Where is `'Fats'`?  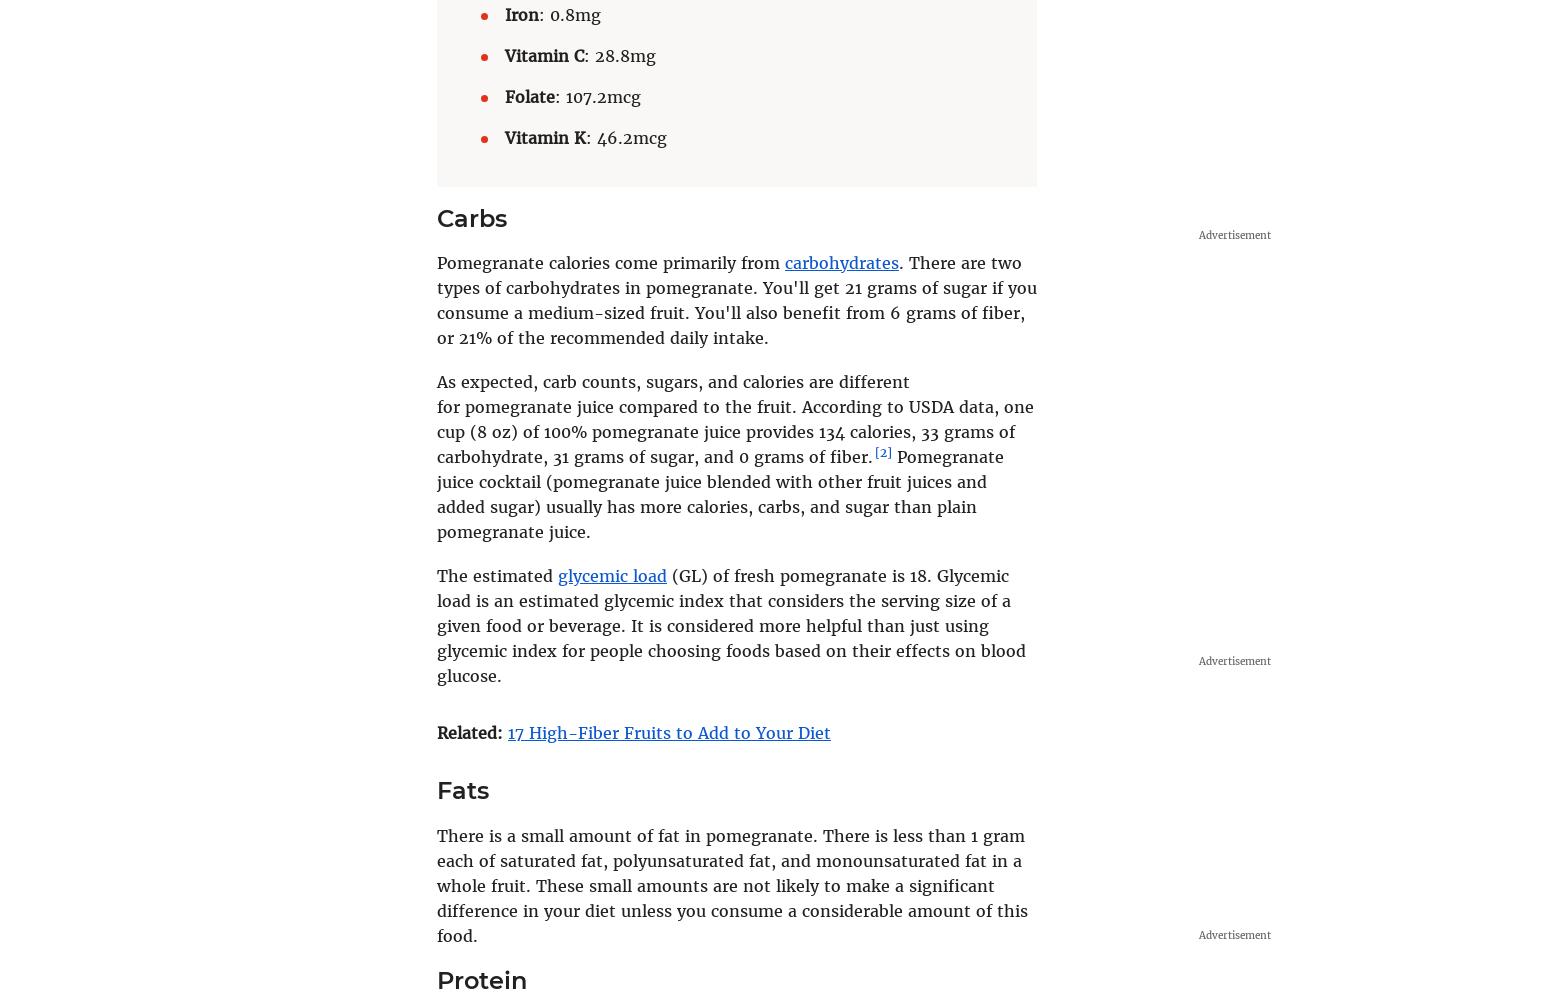 'Fats' is located at coordinates (462, 790).